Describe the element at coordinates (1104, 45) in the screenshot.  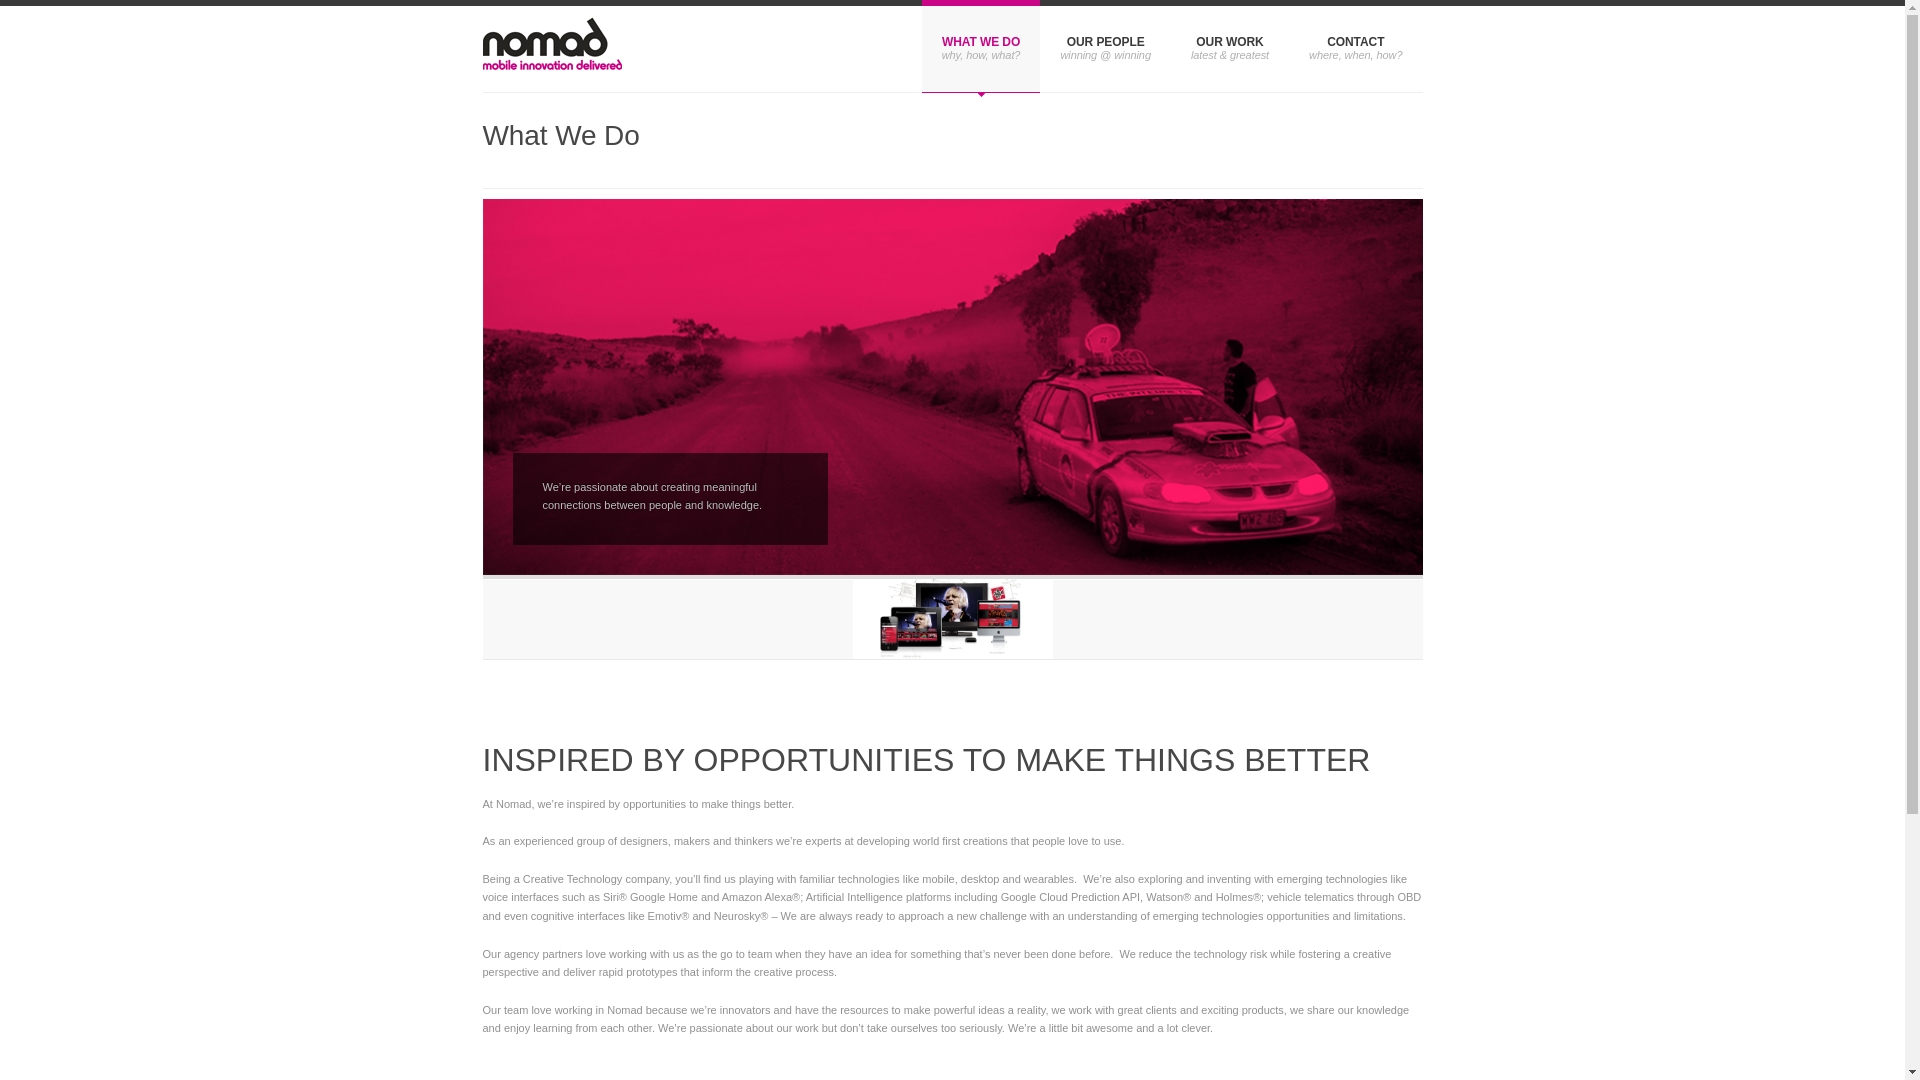
I see `'OUR PEOPLE'` at that location.